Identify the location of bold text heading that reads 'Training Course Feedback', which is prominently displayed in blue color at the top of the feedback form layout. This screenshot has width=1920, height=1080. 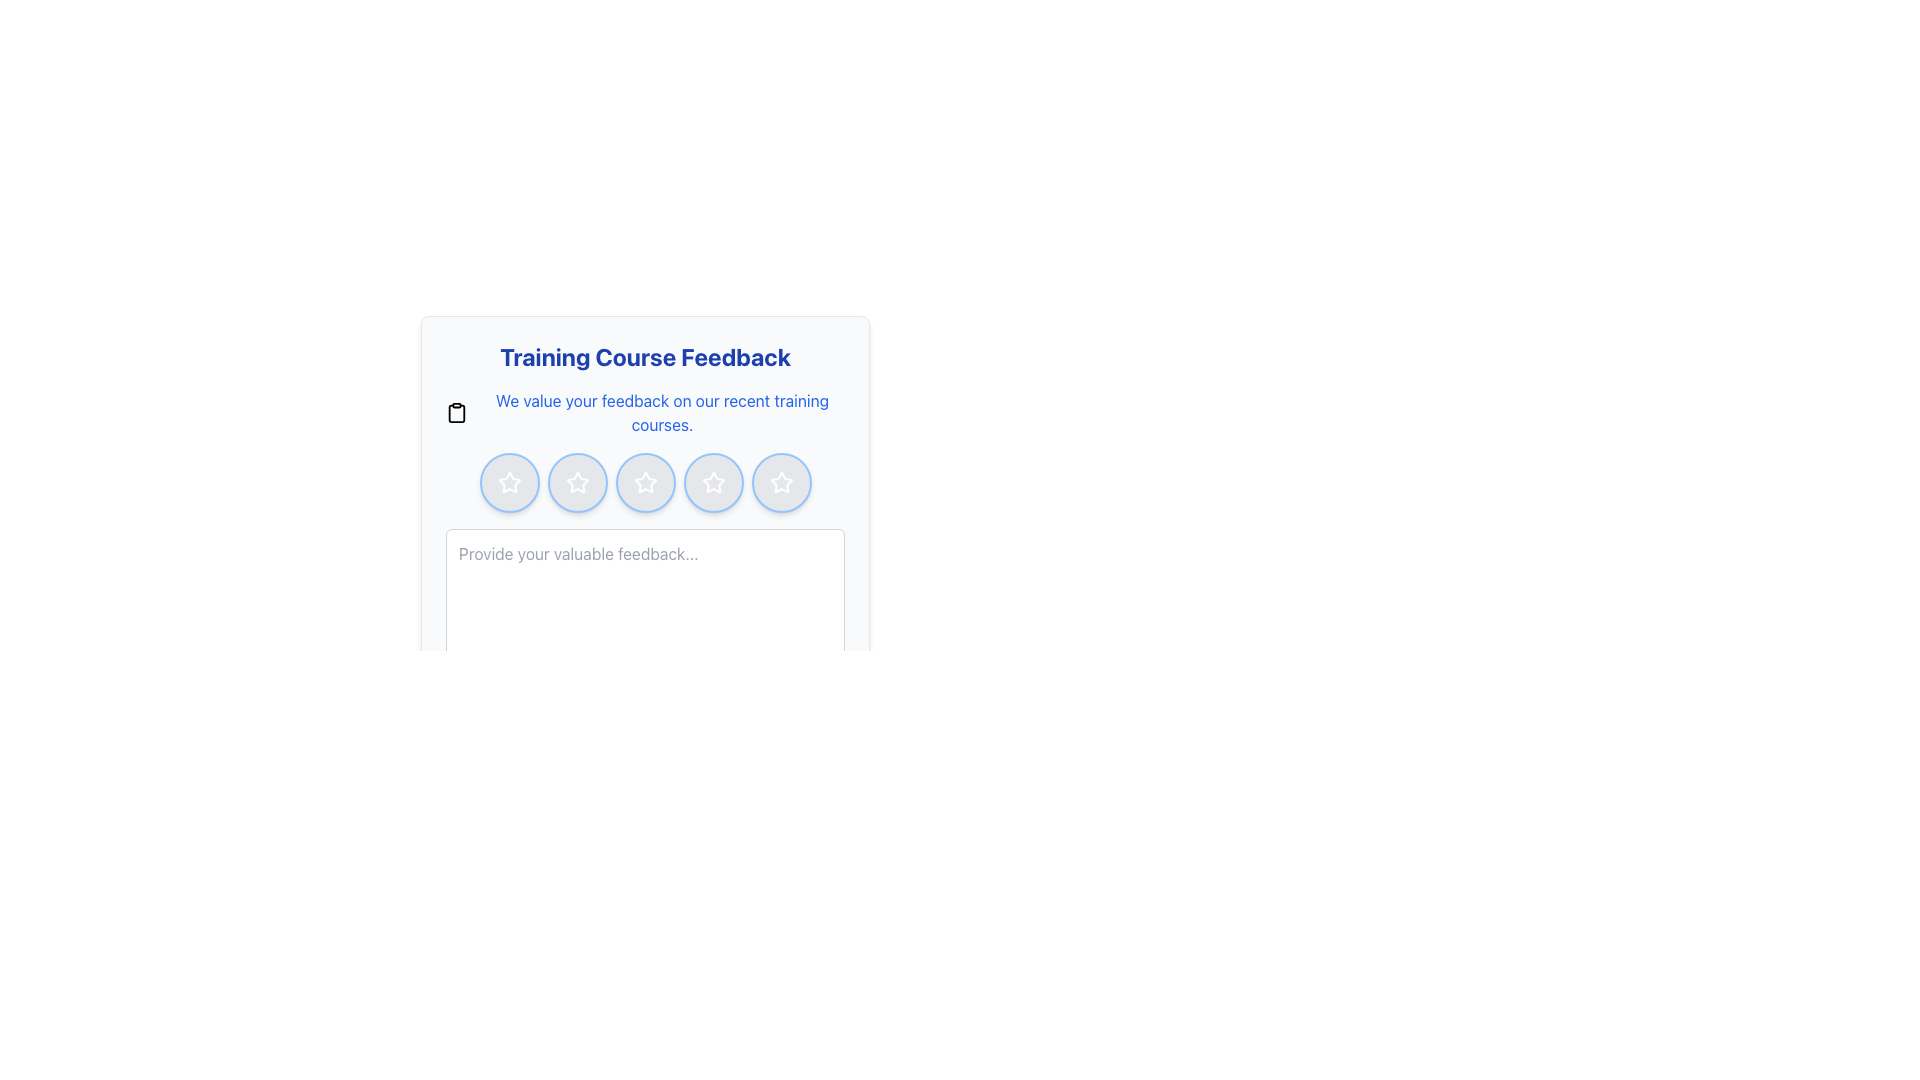
(645, 356).